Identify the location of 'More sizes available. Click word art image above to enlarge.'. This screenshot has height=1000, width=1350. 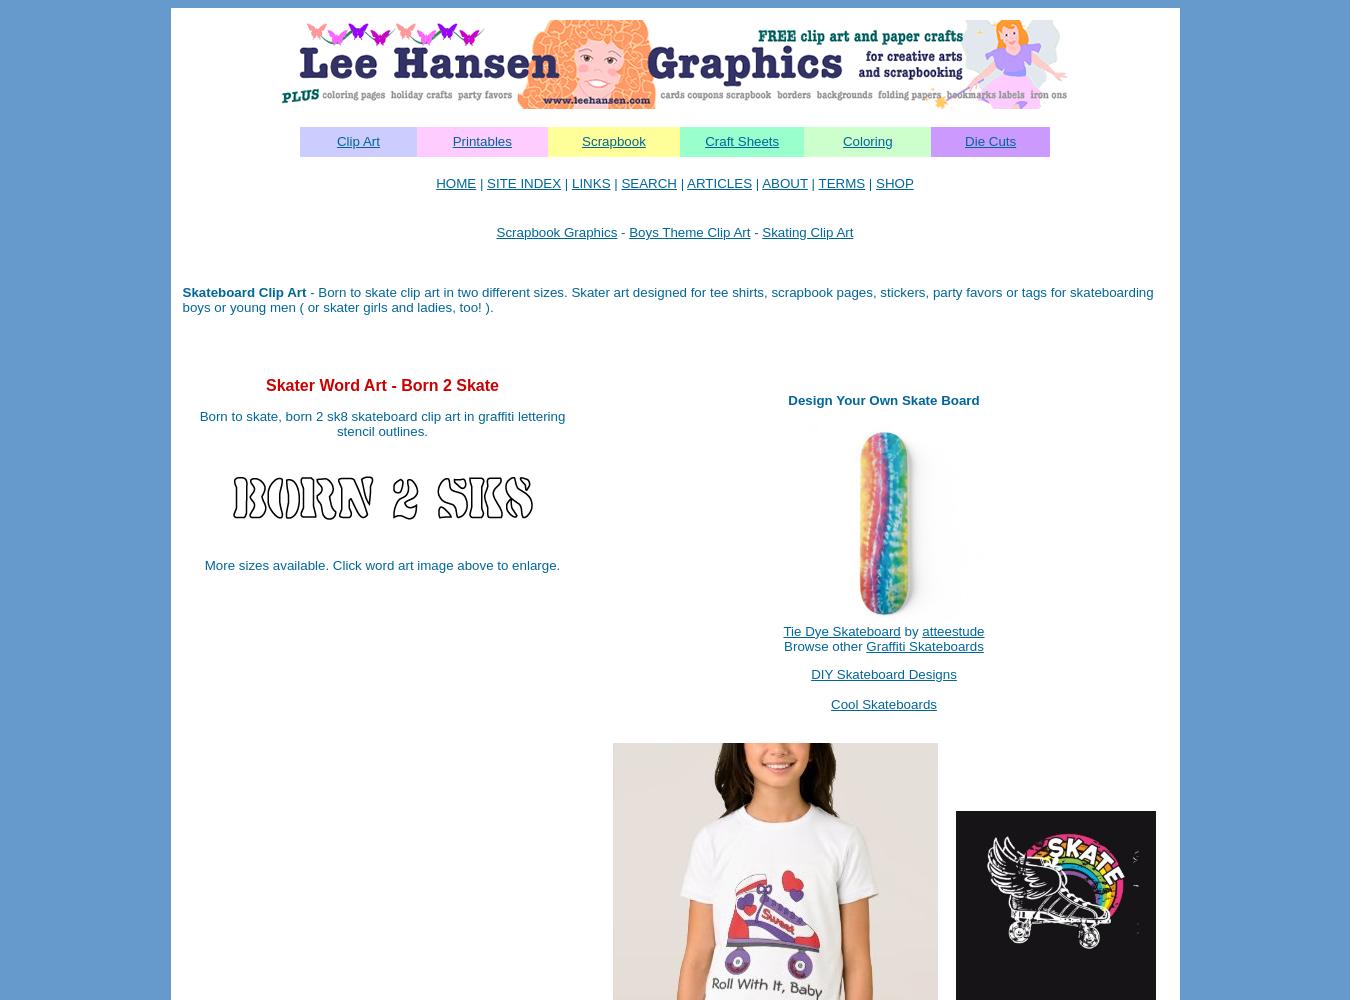
(203, 563).